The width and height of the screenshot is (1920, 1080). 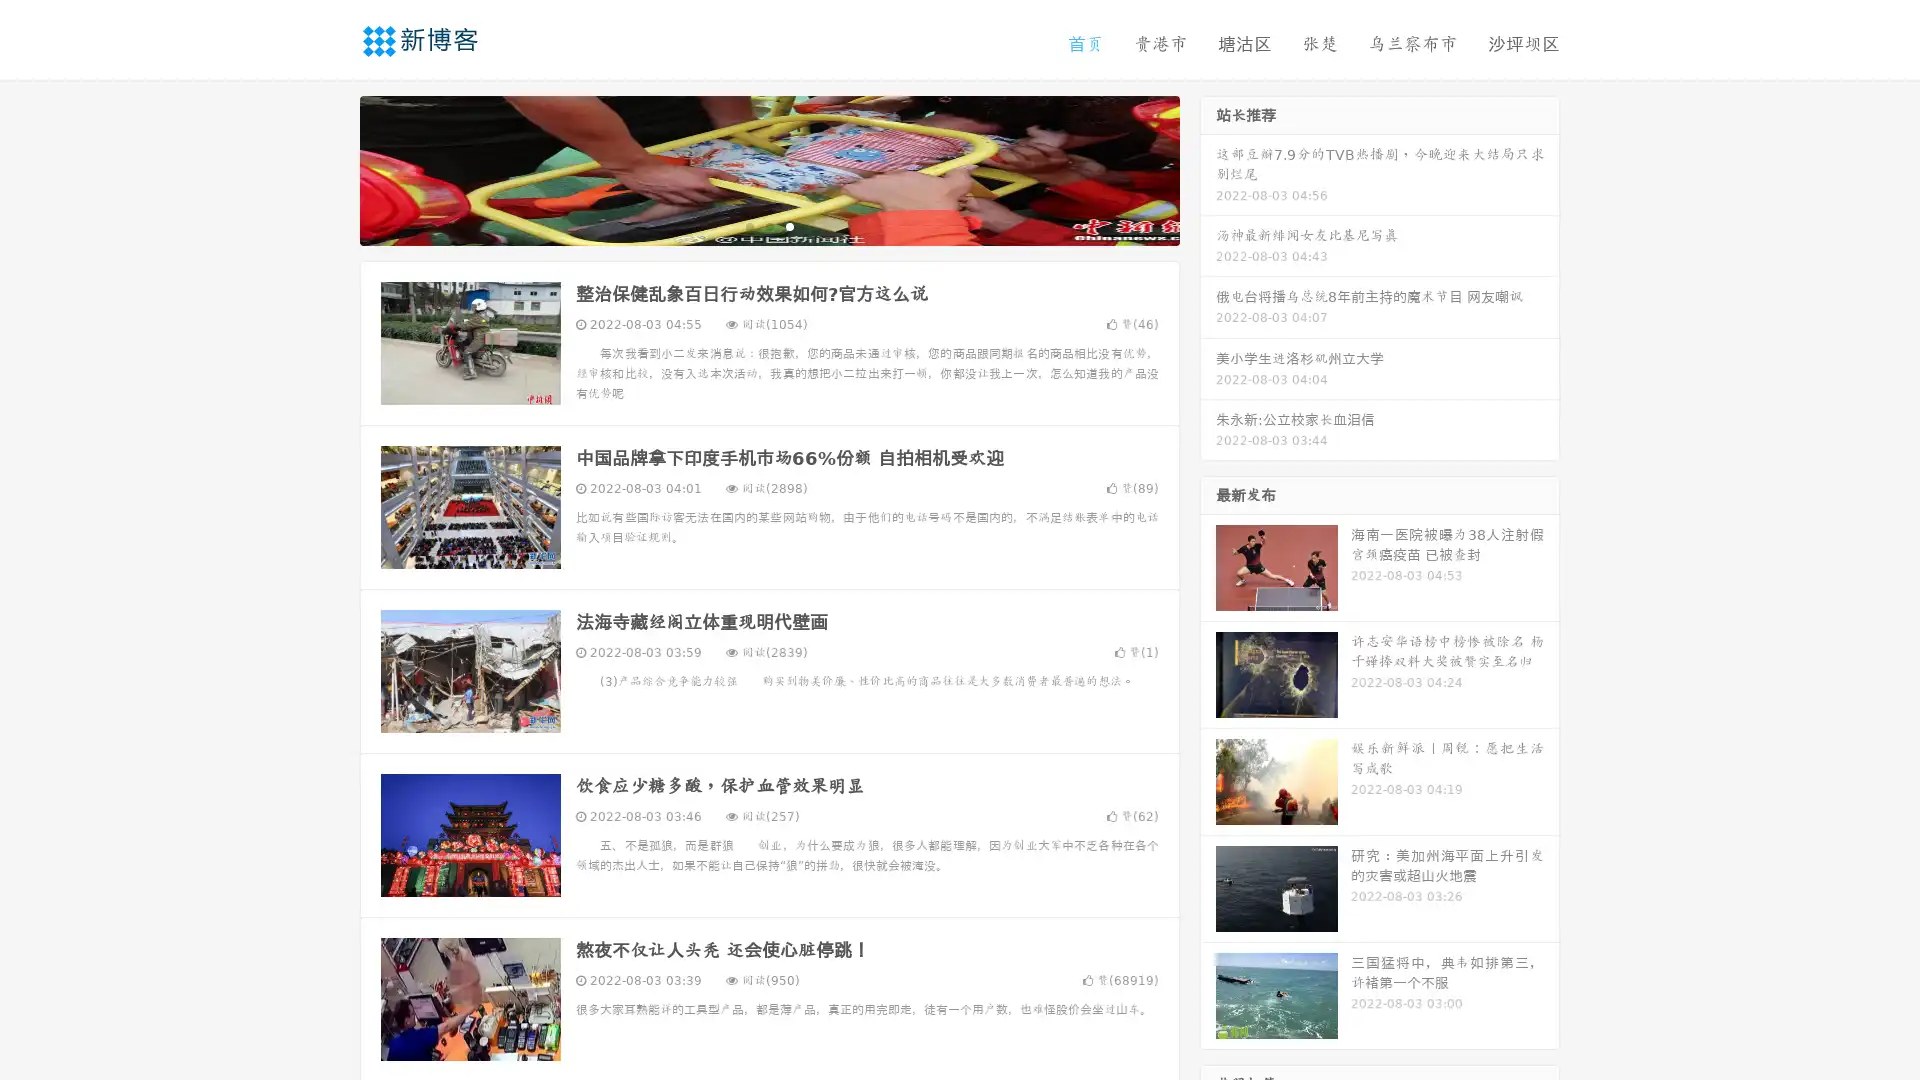 I want to click on Next slide, so click(x=1208, y=168).